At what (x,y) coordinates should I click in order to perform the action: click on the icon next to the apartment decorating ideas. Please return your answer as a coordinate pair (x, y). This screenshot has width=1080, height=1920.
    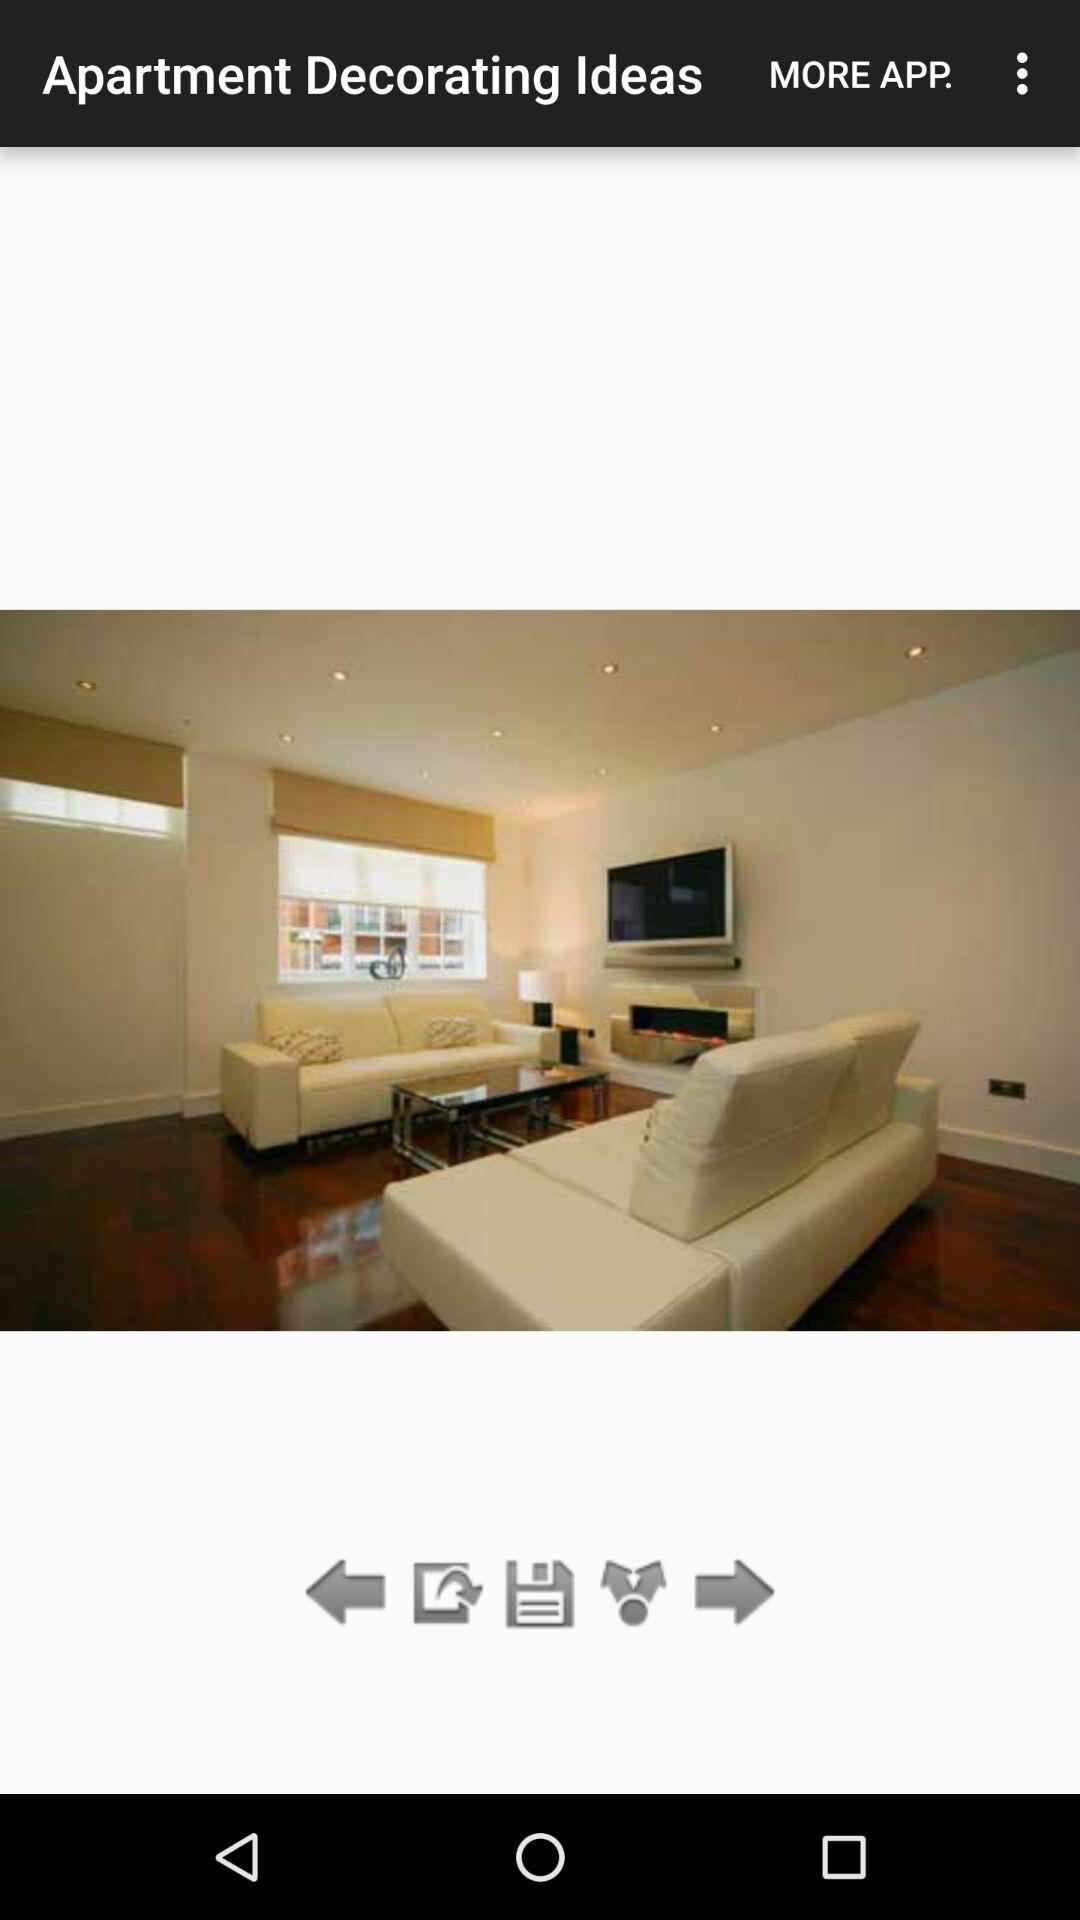
    Looking at the image, I should click on (860, 73).